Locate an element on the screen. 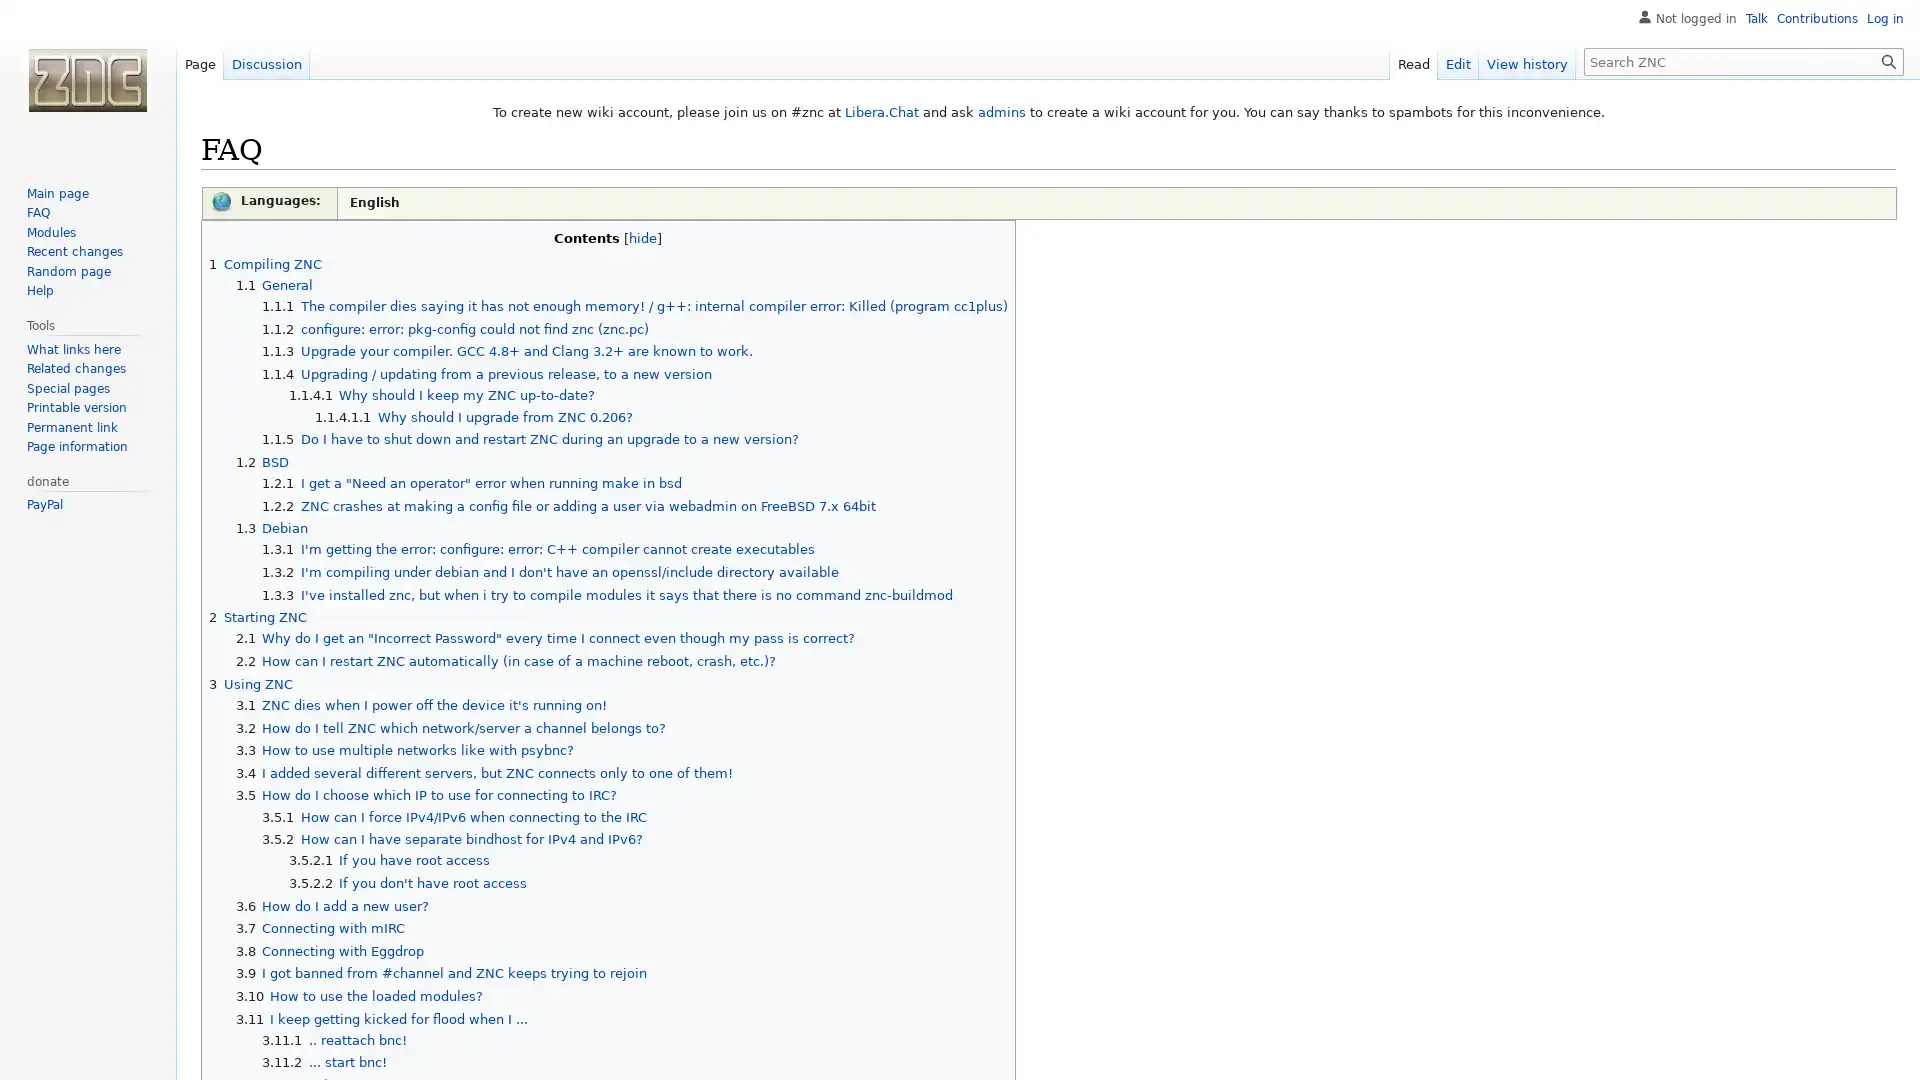  Search is located at coordinates (1888, 60).